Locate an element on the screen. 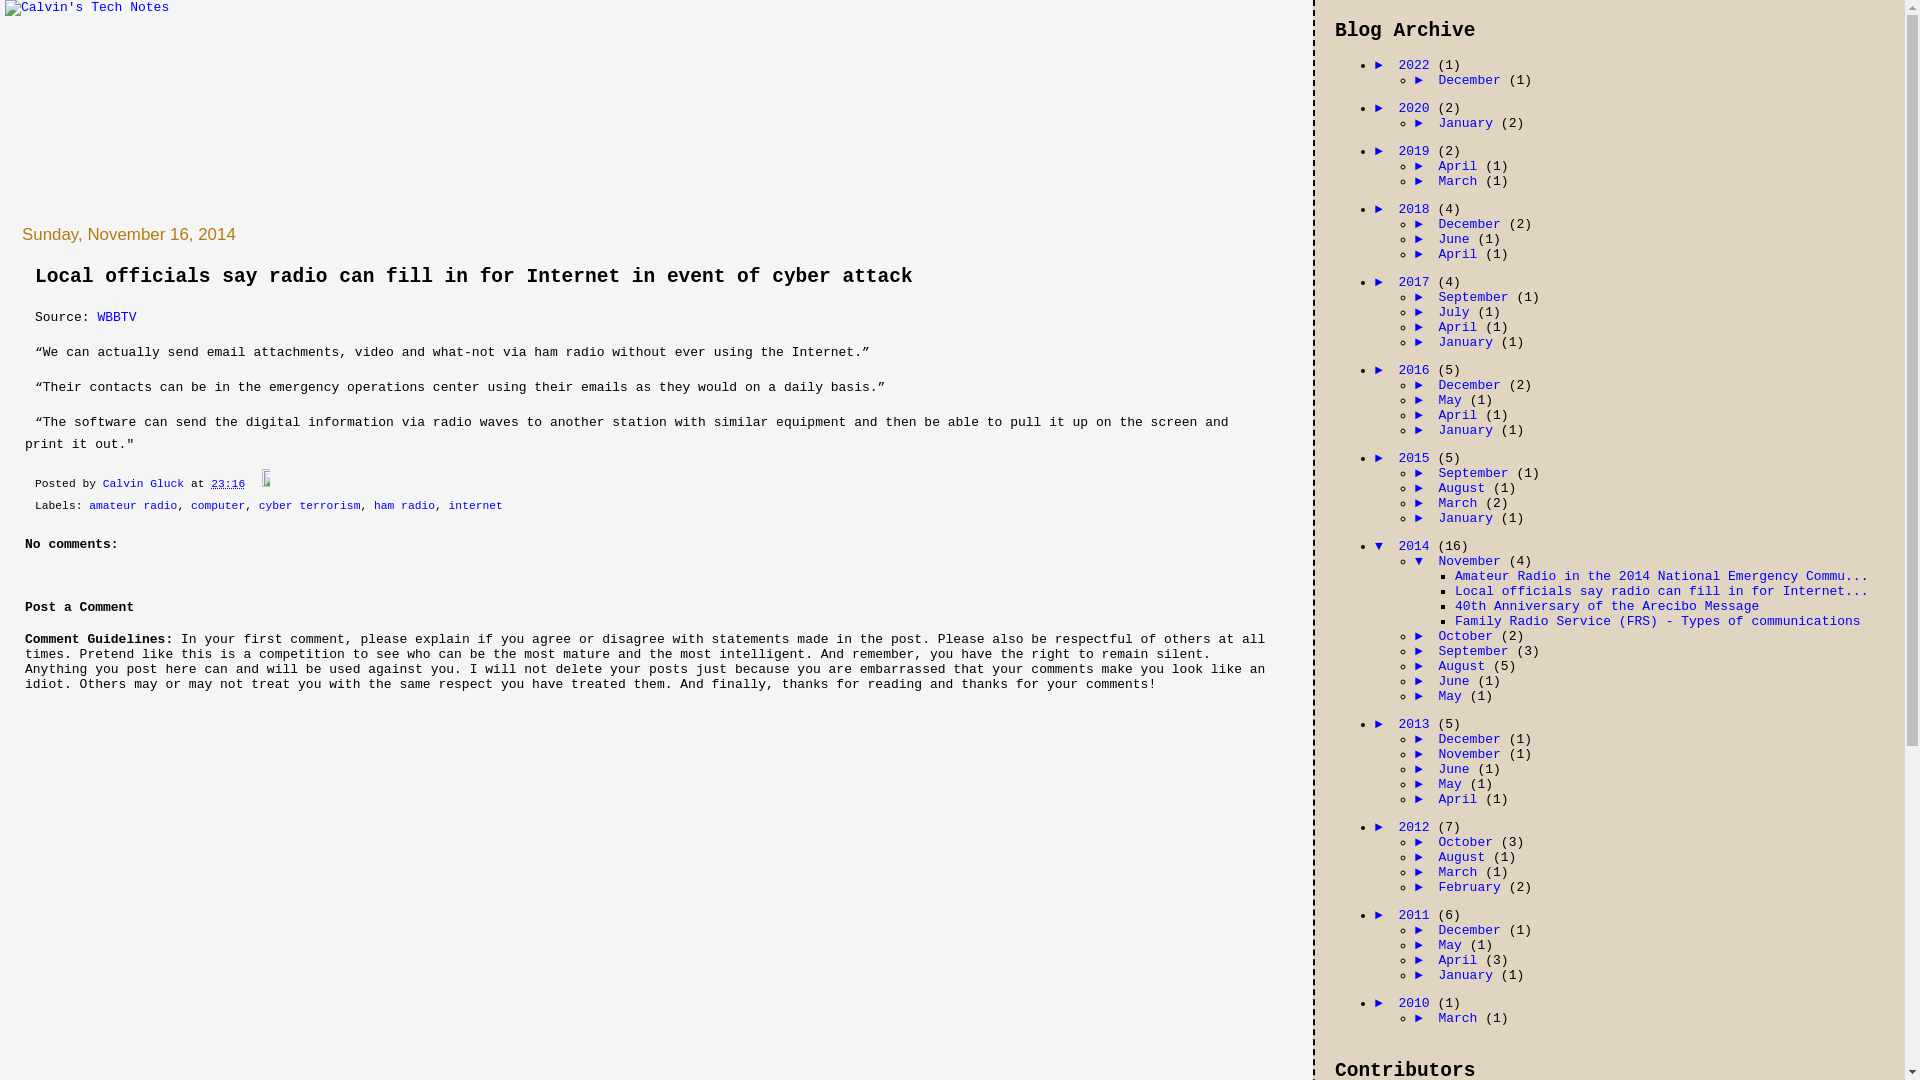 This screenshot has width=1920, height=1080. '2016' is located at coordinates (1416, 370).